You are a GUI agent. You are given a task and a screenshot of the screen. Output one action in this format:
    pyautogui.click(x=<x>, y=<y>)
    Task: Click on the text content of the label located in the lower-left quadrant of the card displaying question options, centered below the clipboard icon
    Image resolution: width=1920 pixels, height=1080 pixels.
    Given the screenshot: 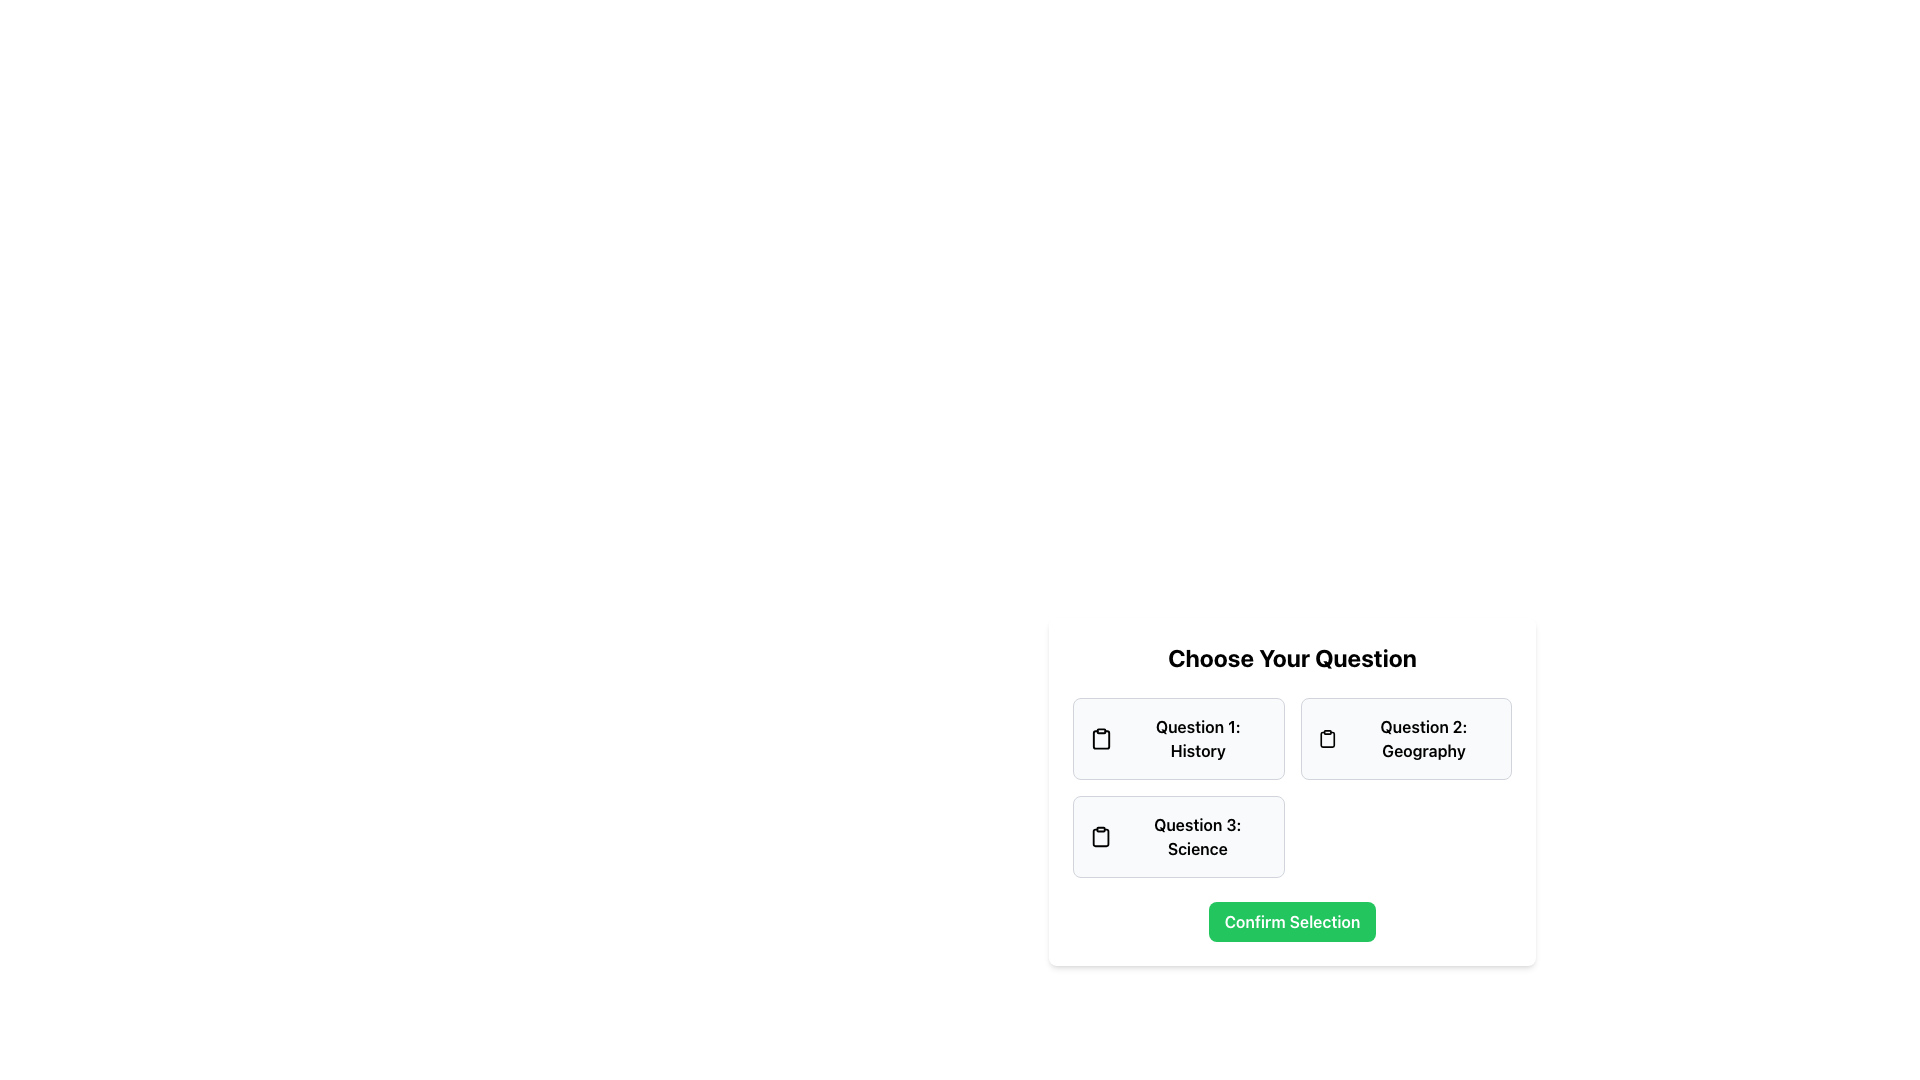 What is the action you would take?
    pyautogui.click(x=1197, y=837)
    